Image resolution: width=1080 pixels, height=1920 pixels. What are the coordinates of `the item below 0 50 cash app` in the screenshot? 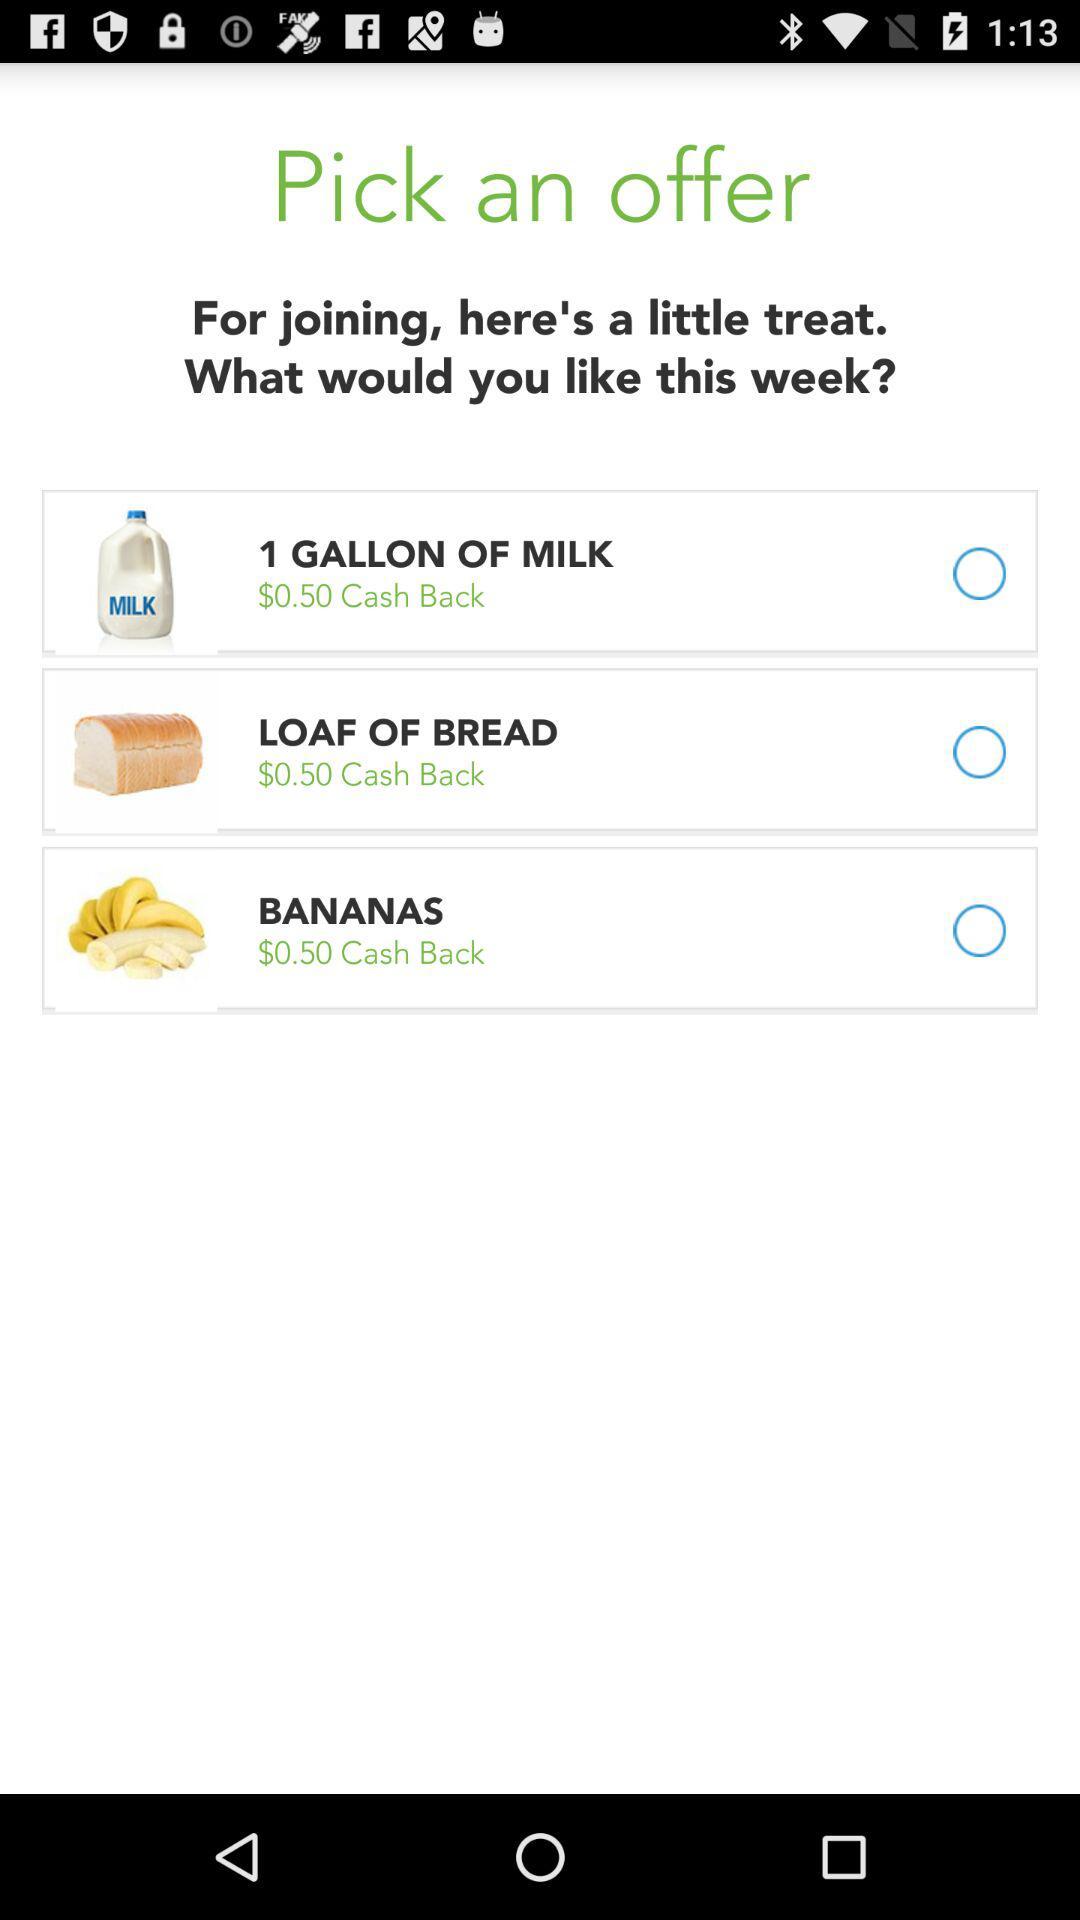 It's located at (350, 910).